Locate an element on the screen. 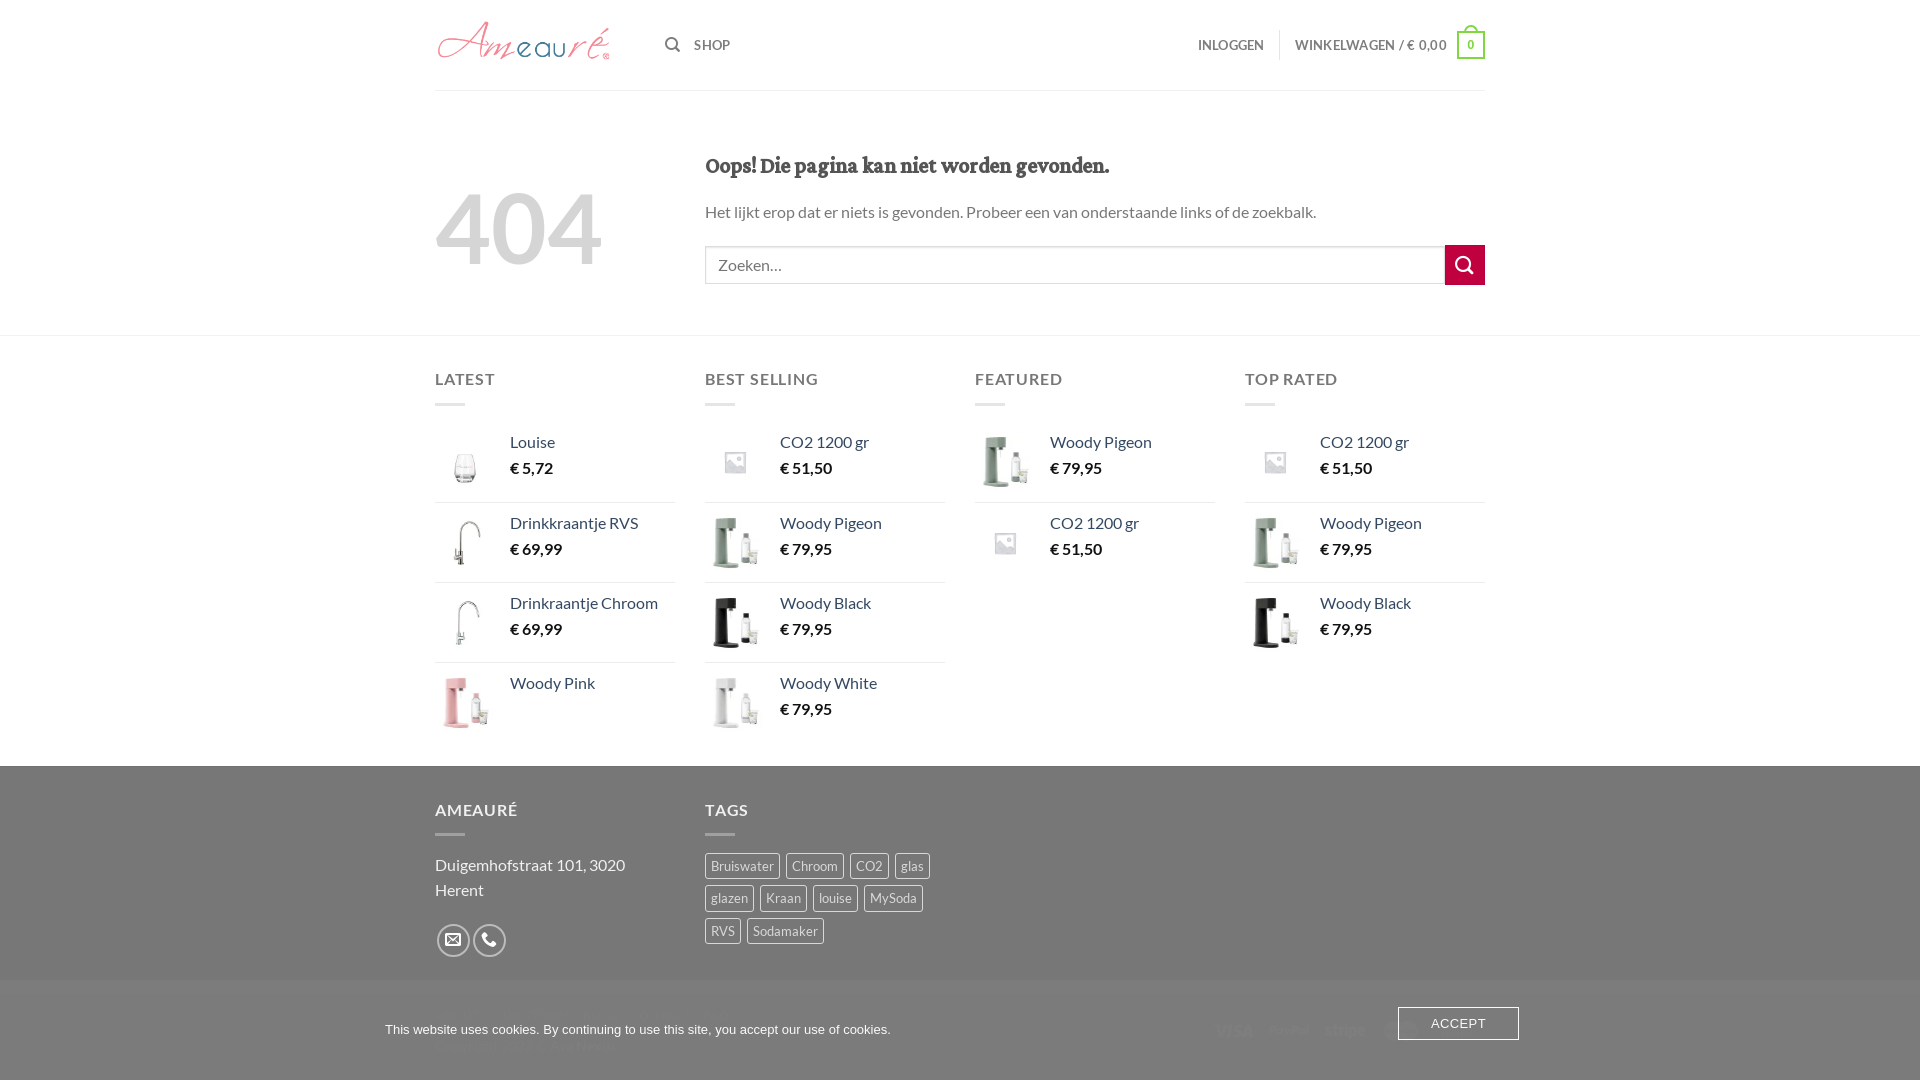  'glazen' is located at coordinates (728, 897).